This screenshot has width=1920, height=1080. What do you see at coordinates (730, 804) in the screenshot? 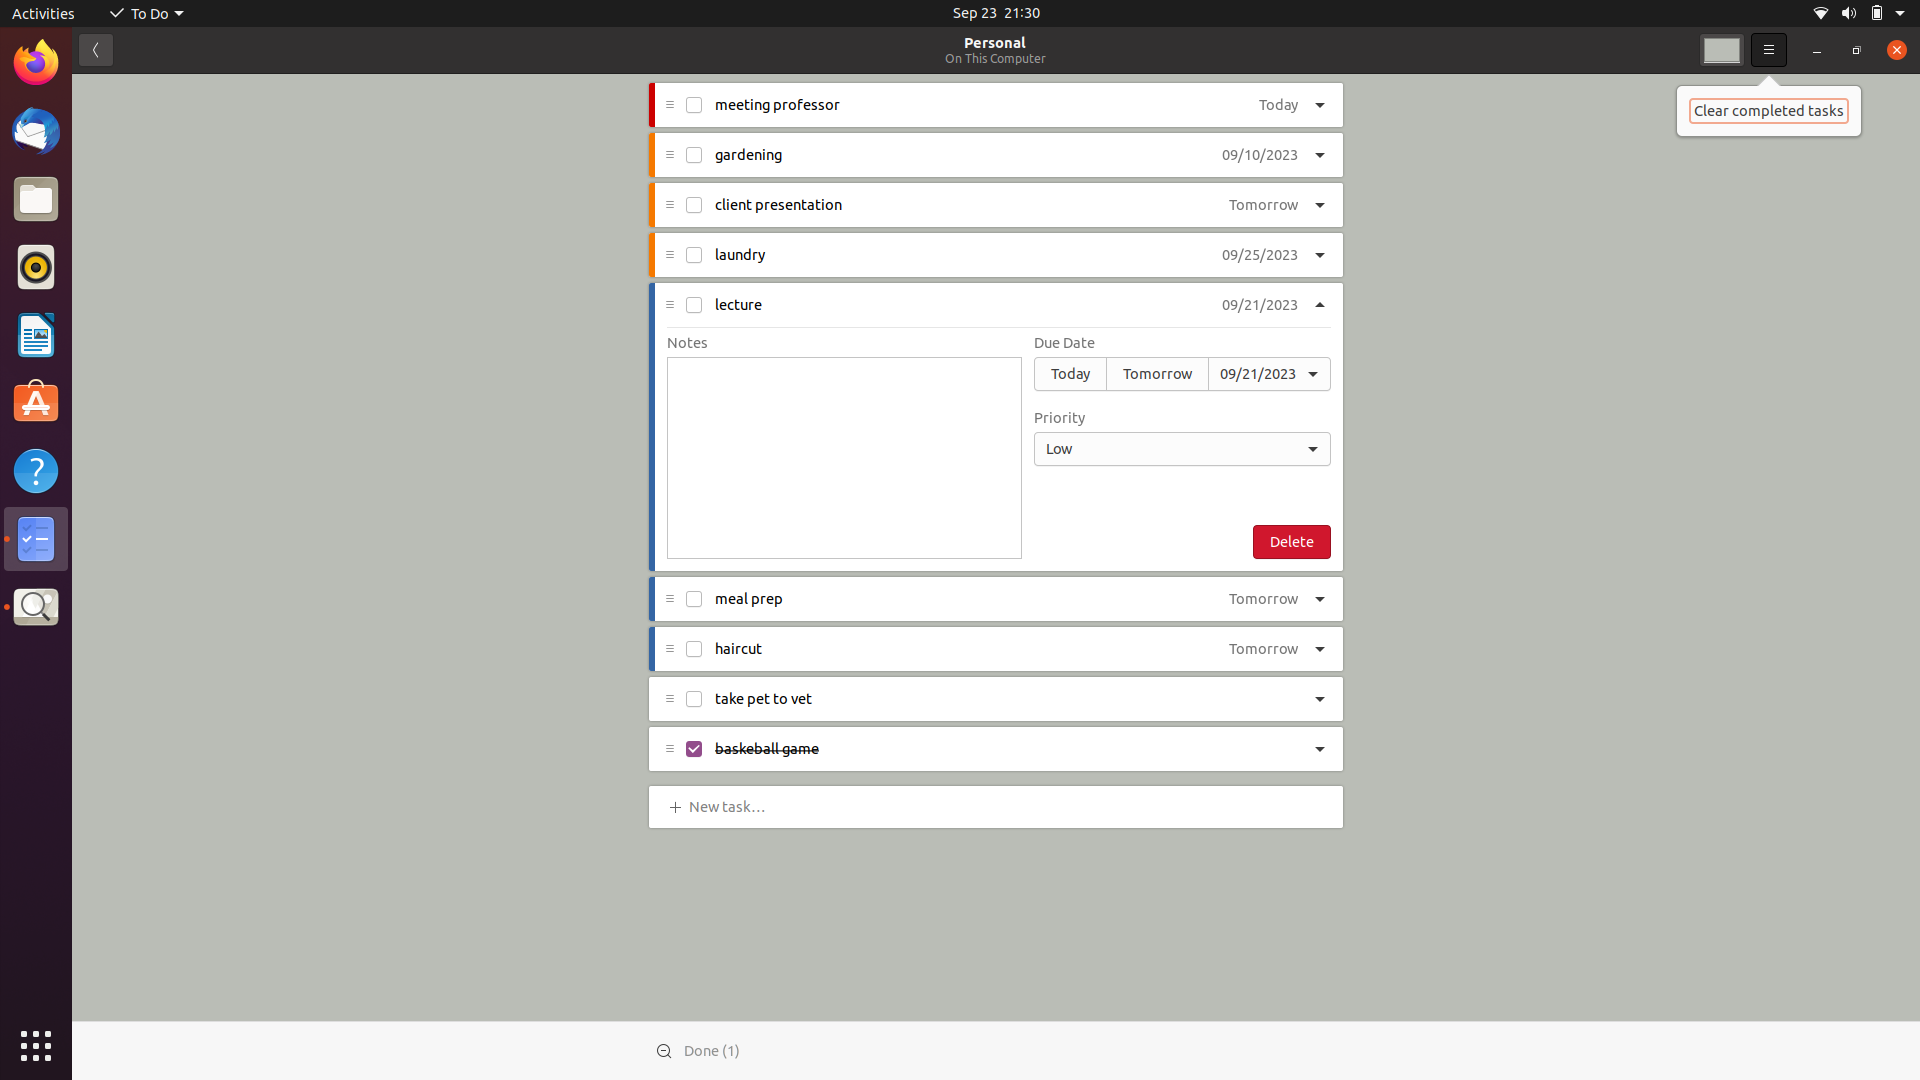
I see `Add "sports" task` at bounding box center [730, 804].